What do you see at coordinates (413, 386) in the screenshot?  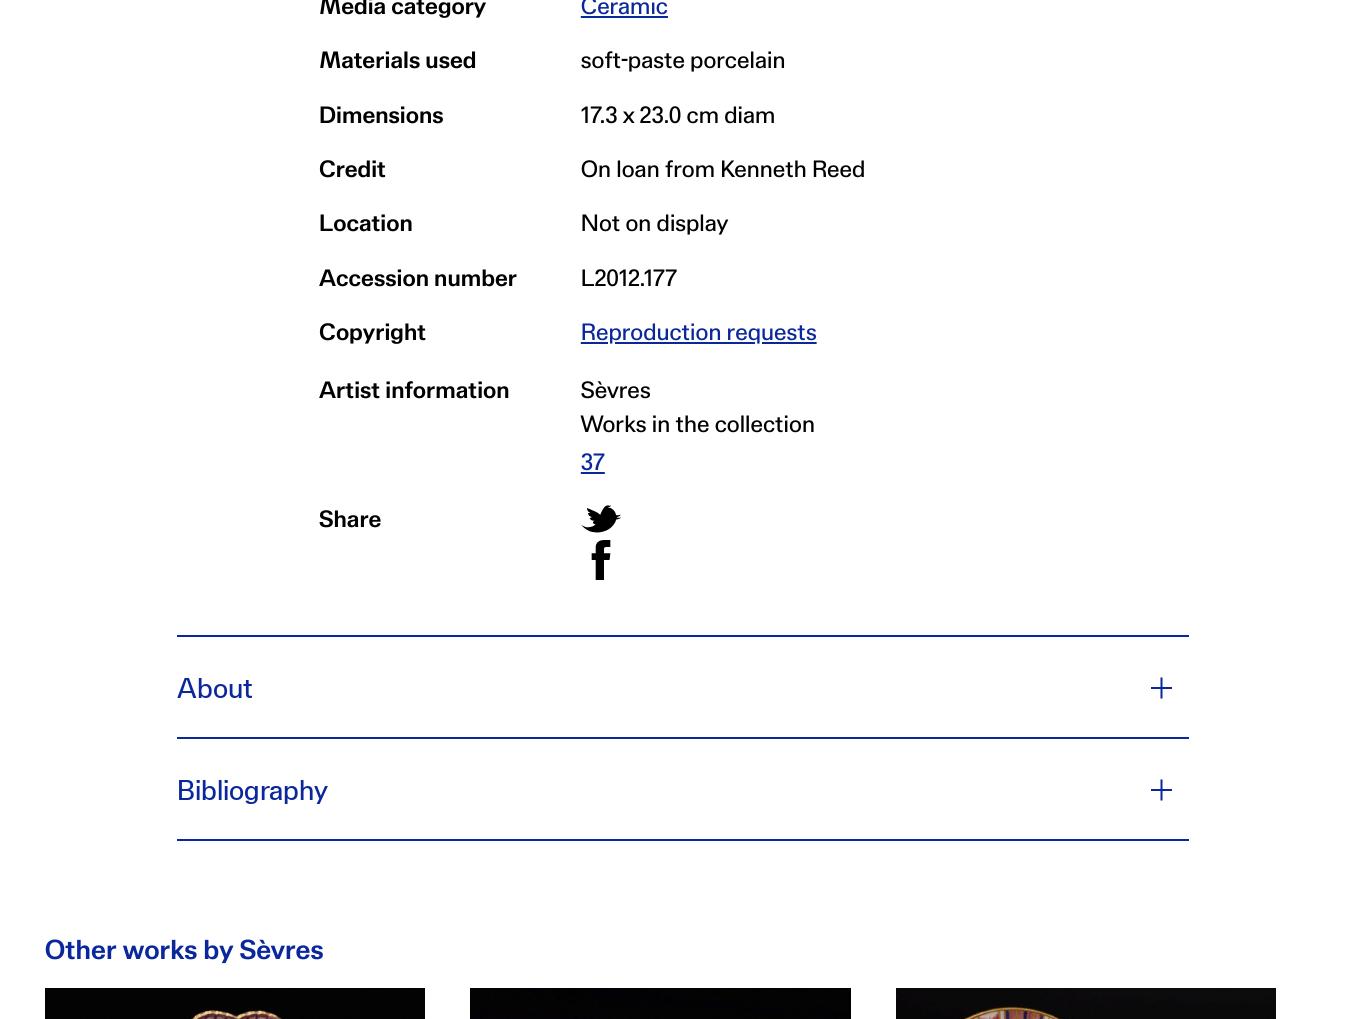 I see `'Artist information'` at bounding box center [413, 386].